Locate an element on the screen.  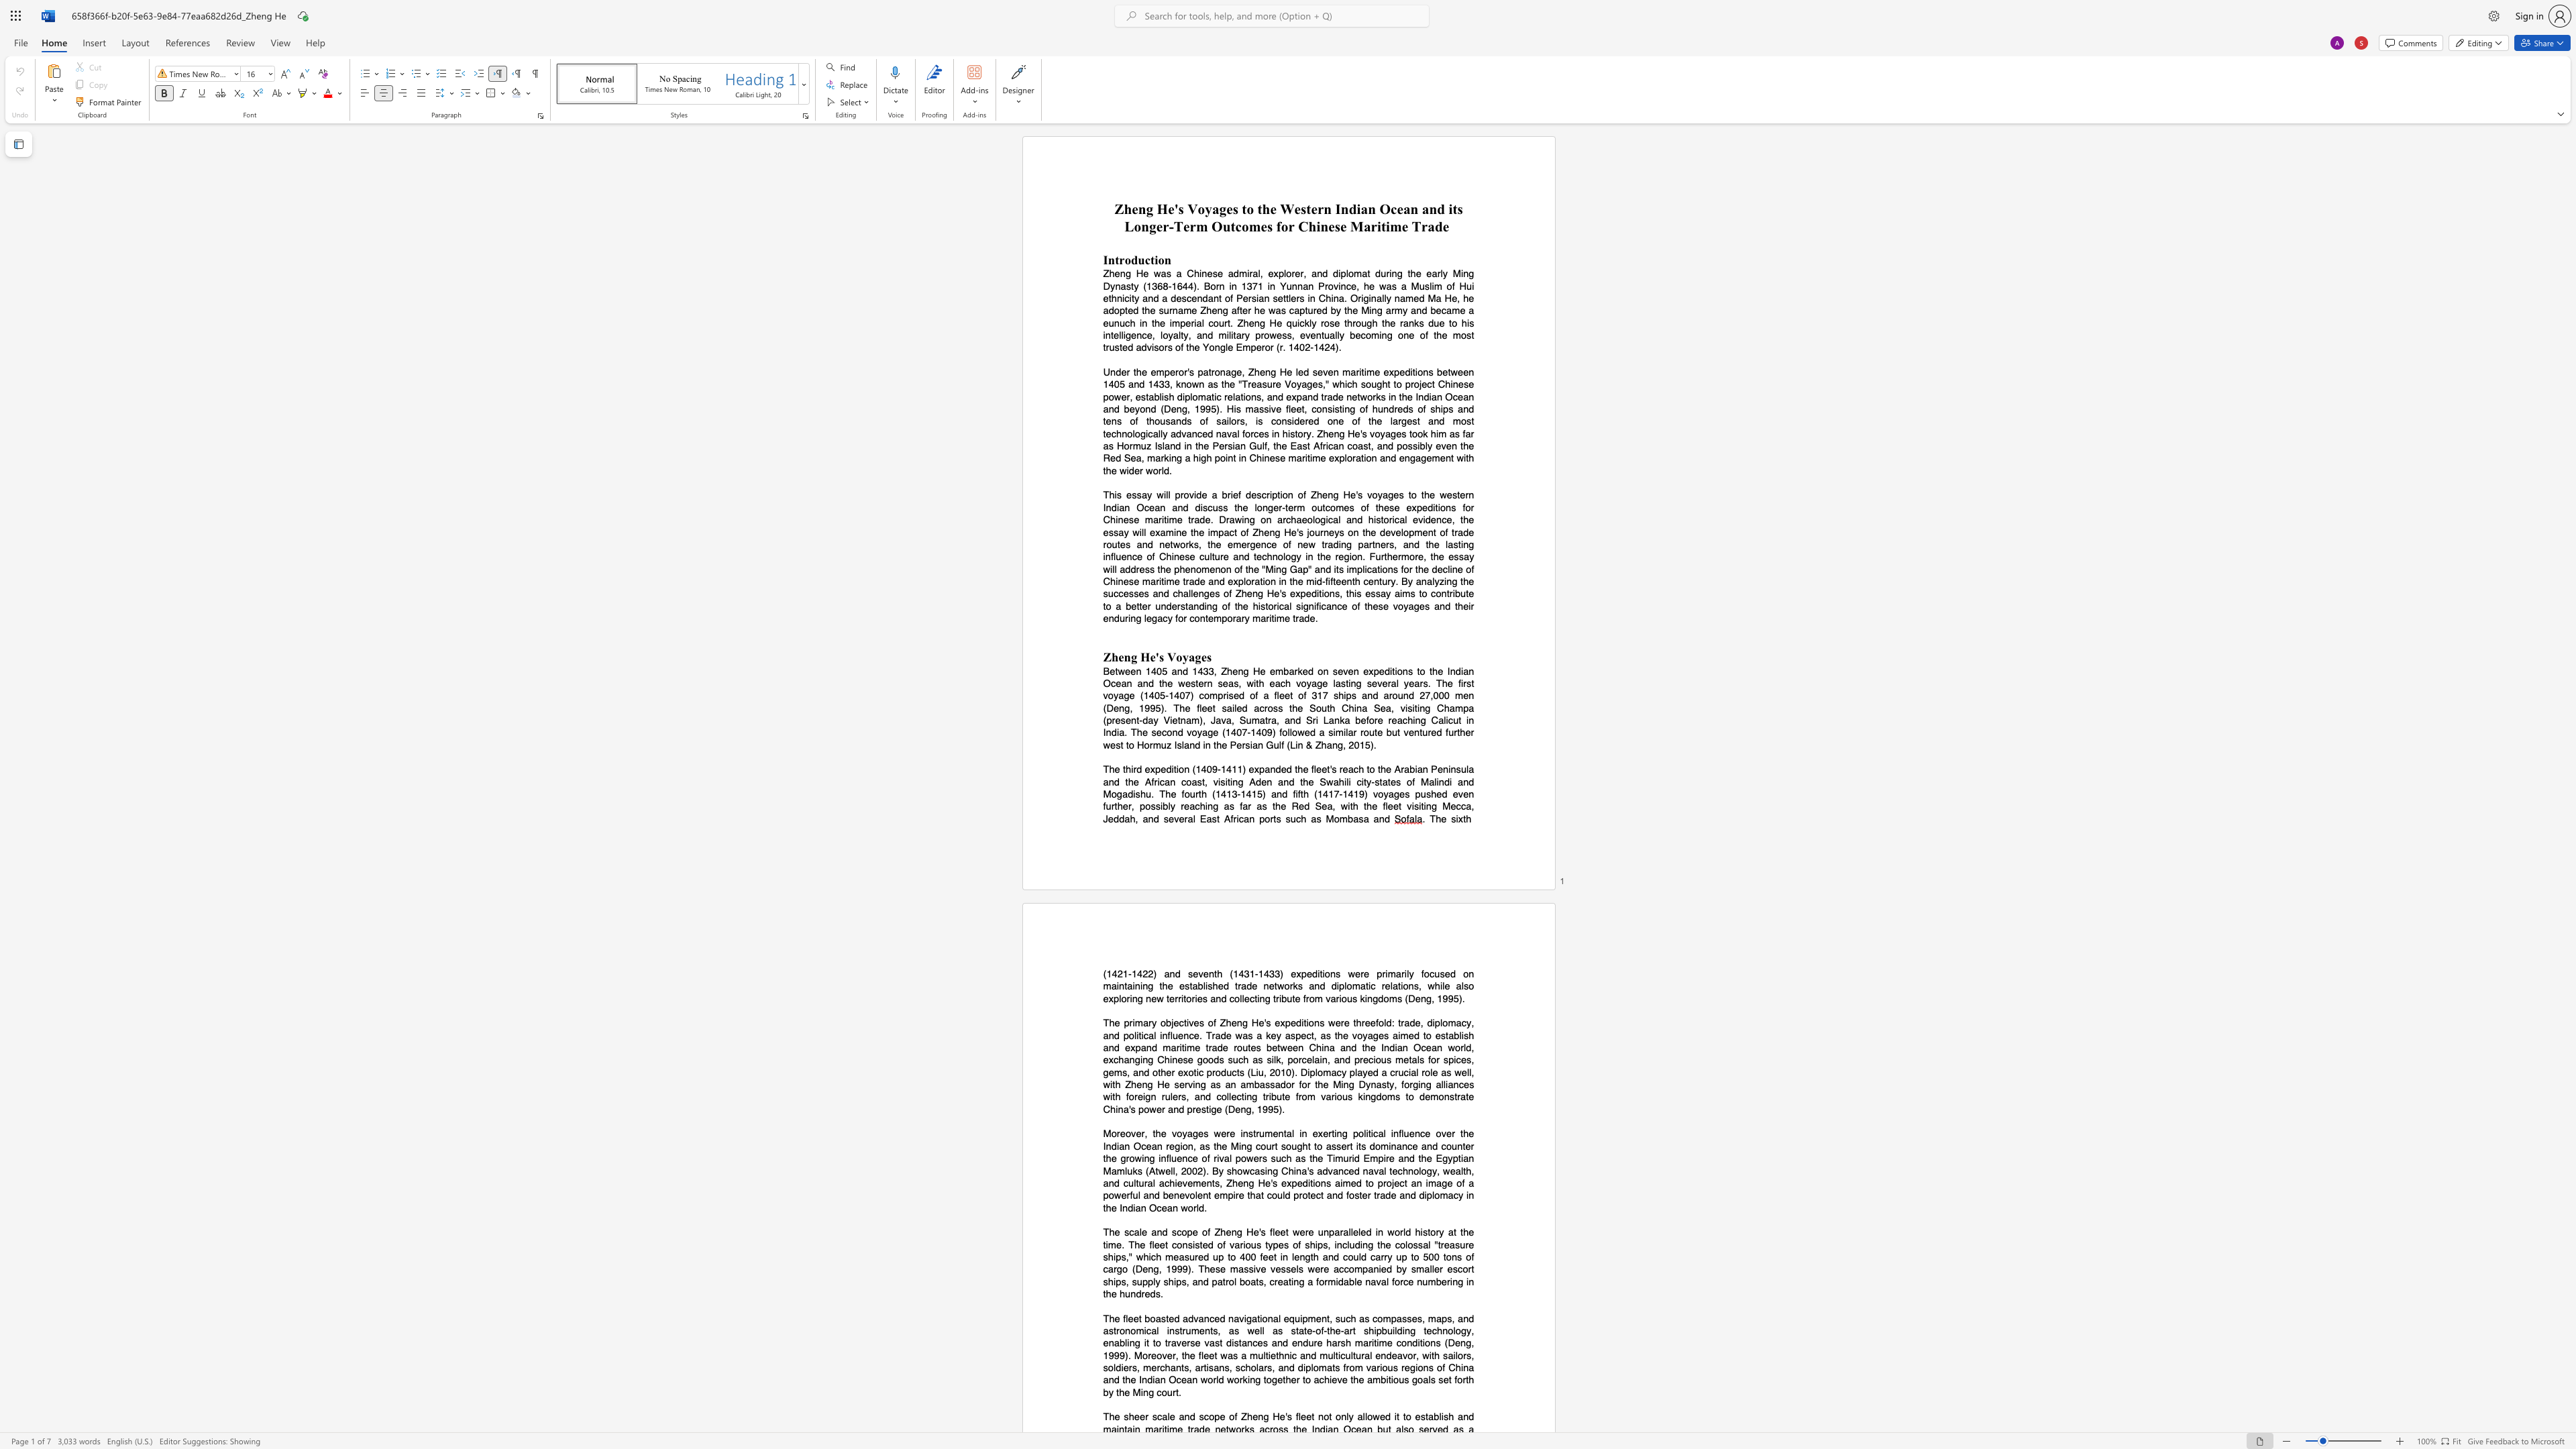
the subset text "t." within the text "shipbuilding technology, enabling it to traverse vast distances and endure harsh maritime conditions (Deng, 1999). Moreover, the fleet was a multiethnic and multicultural endeavor, with sailors, soldiers, merchants, artisans, scholars, and diplomats from various regions of China and the Indian Ocean world working together to achieve the ambitious goals set forth by the Ming court." is located at coordinates (1175, 1392).